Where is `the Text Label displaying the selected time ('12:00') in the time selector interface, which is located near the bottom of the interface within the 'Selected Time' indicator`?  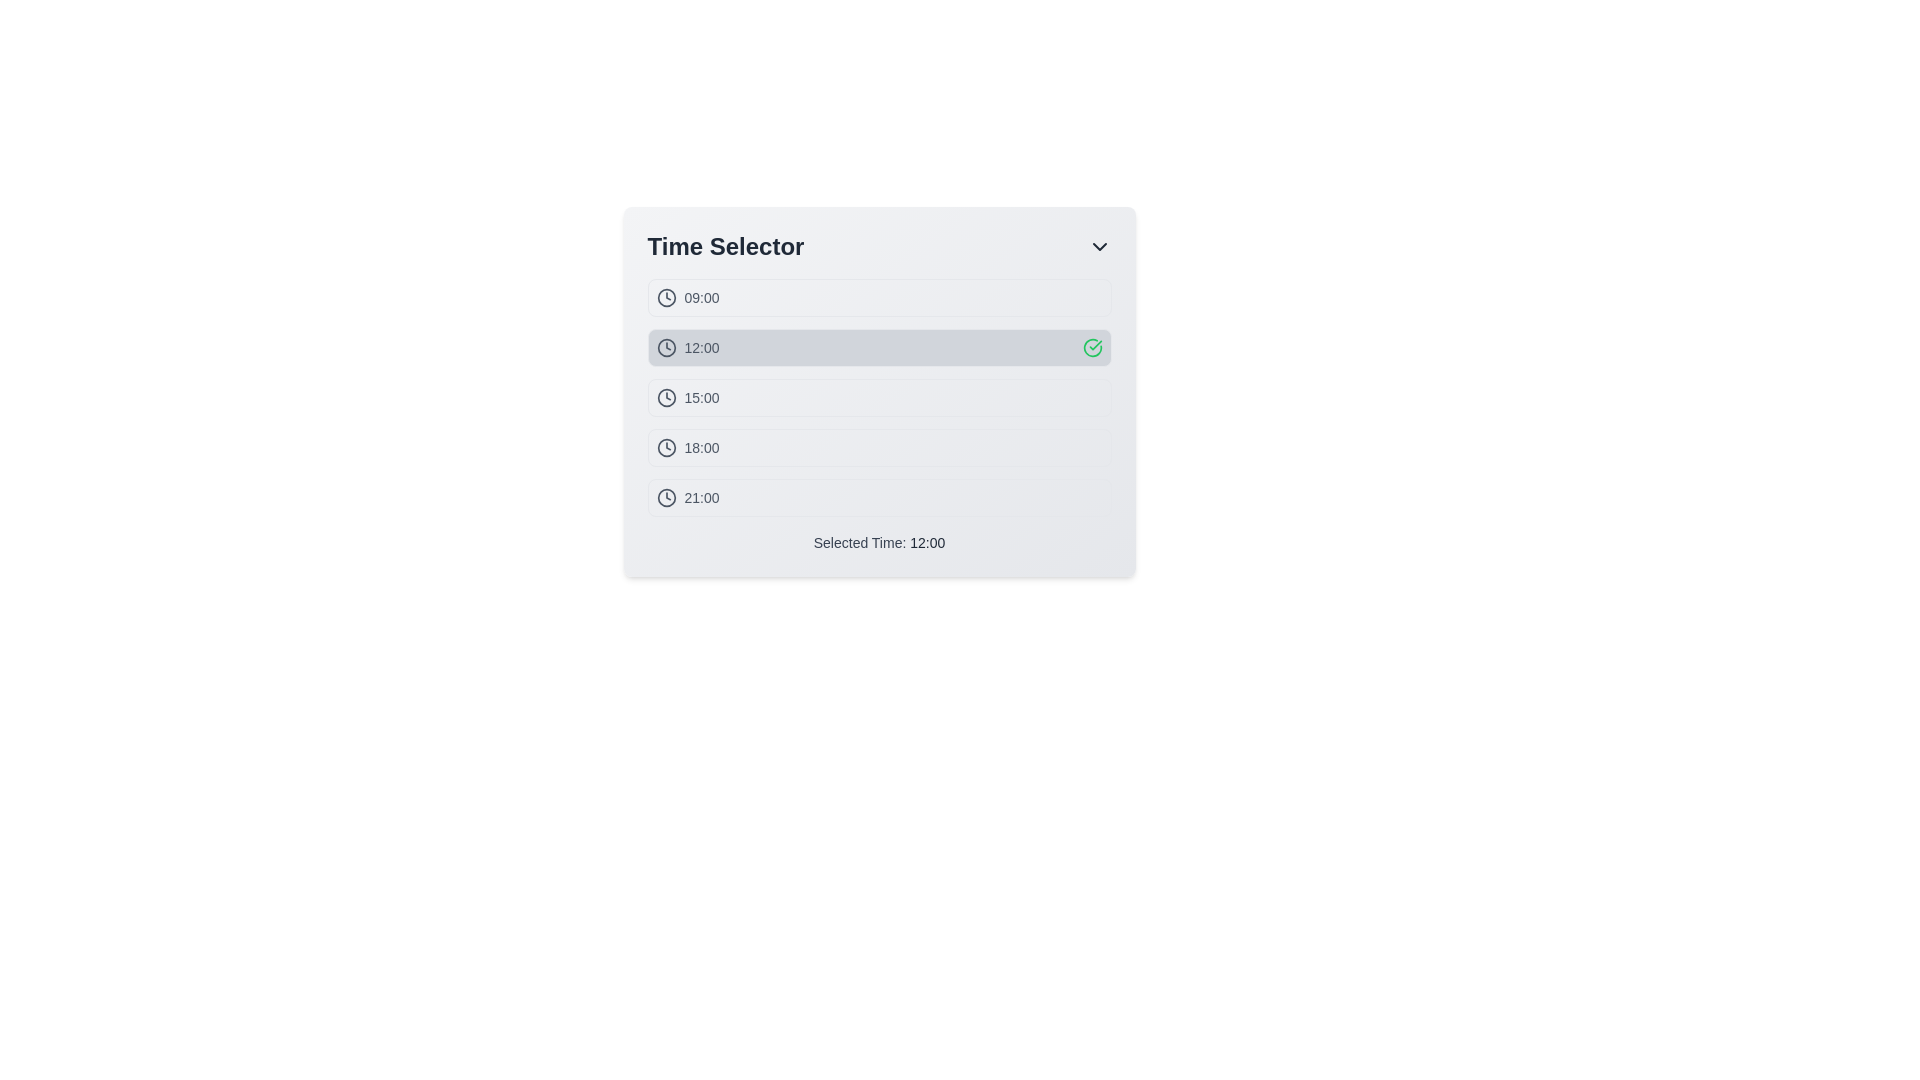
the Text Label displaying the selected time ('12:00') in the time selector interface, which is located near the bottom of the interface within the 'Selected Time' indicator is located at coordinates (926, 543).